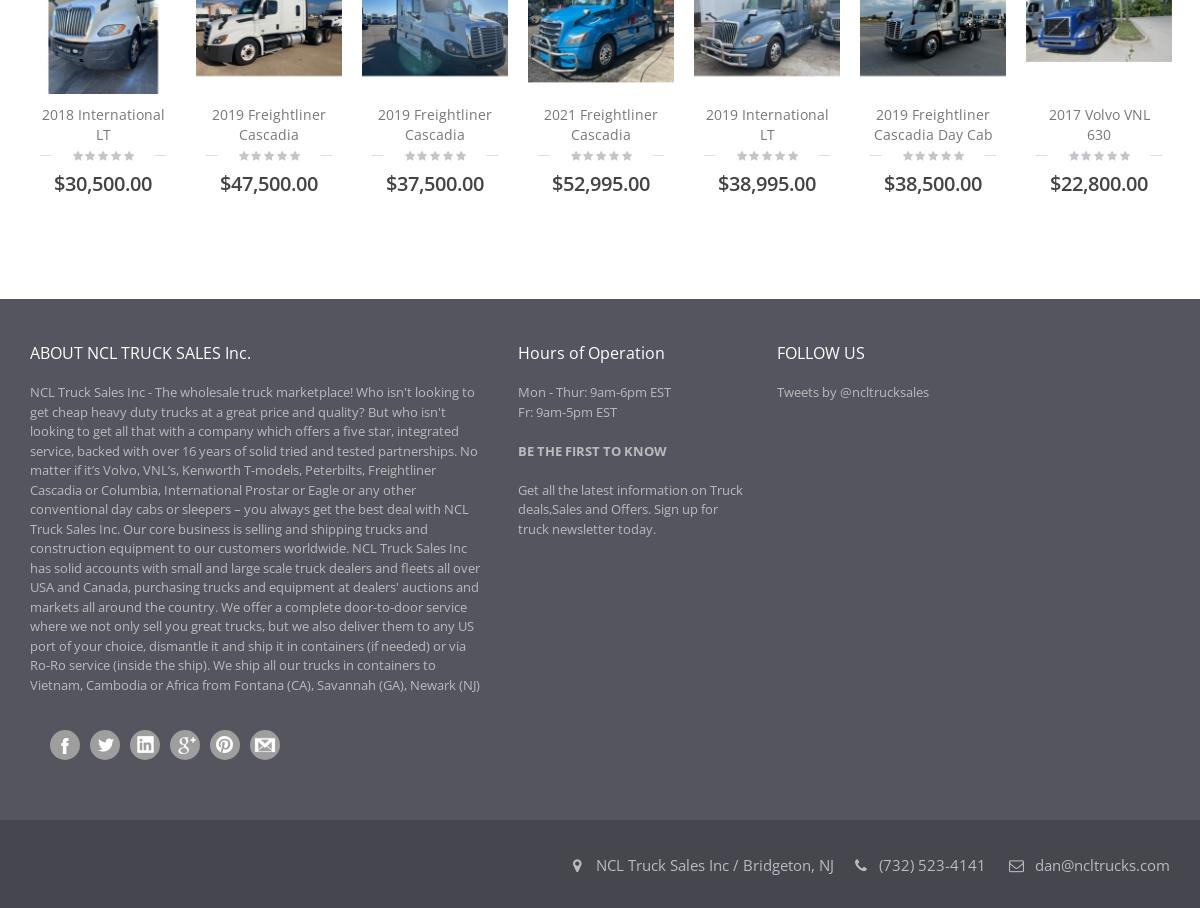  I want to click on 'Hours of Operation', so click(589, 353).